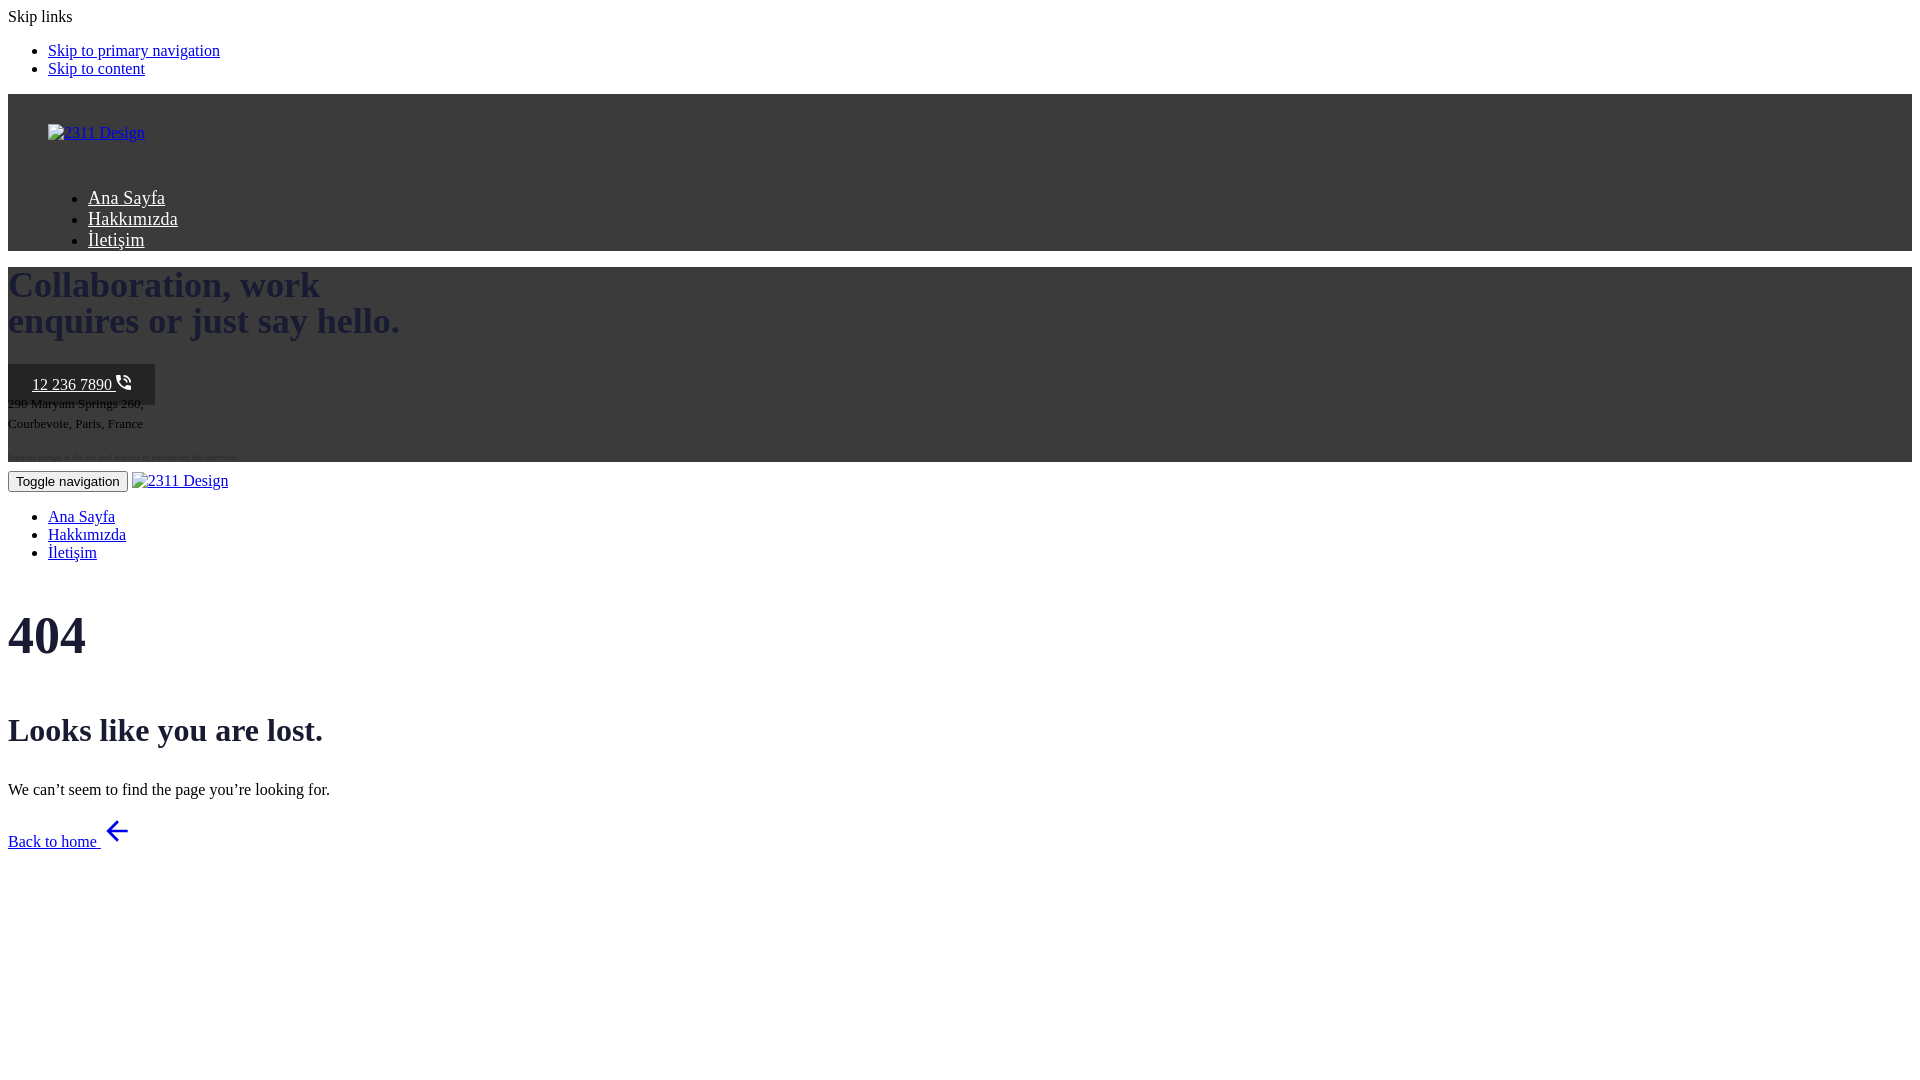  I want to click on '12 236 7890', so click(80, 384).